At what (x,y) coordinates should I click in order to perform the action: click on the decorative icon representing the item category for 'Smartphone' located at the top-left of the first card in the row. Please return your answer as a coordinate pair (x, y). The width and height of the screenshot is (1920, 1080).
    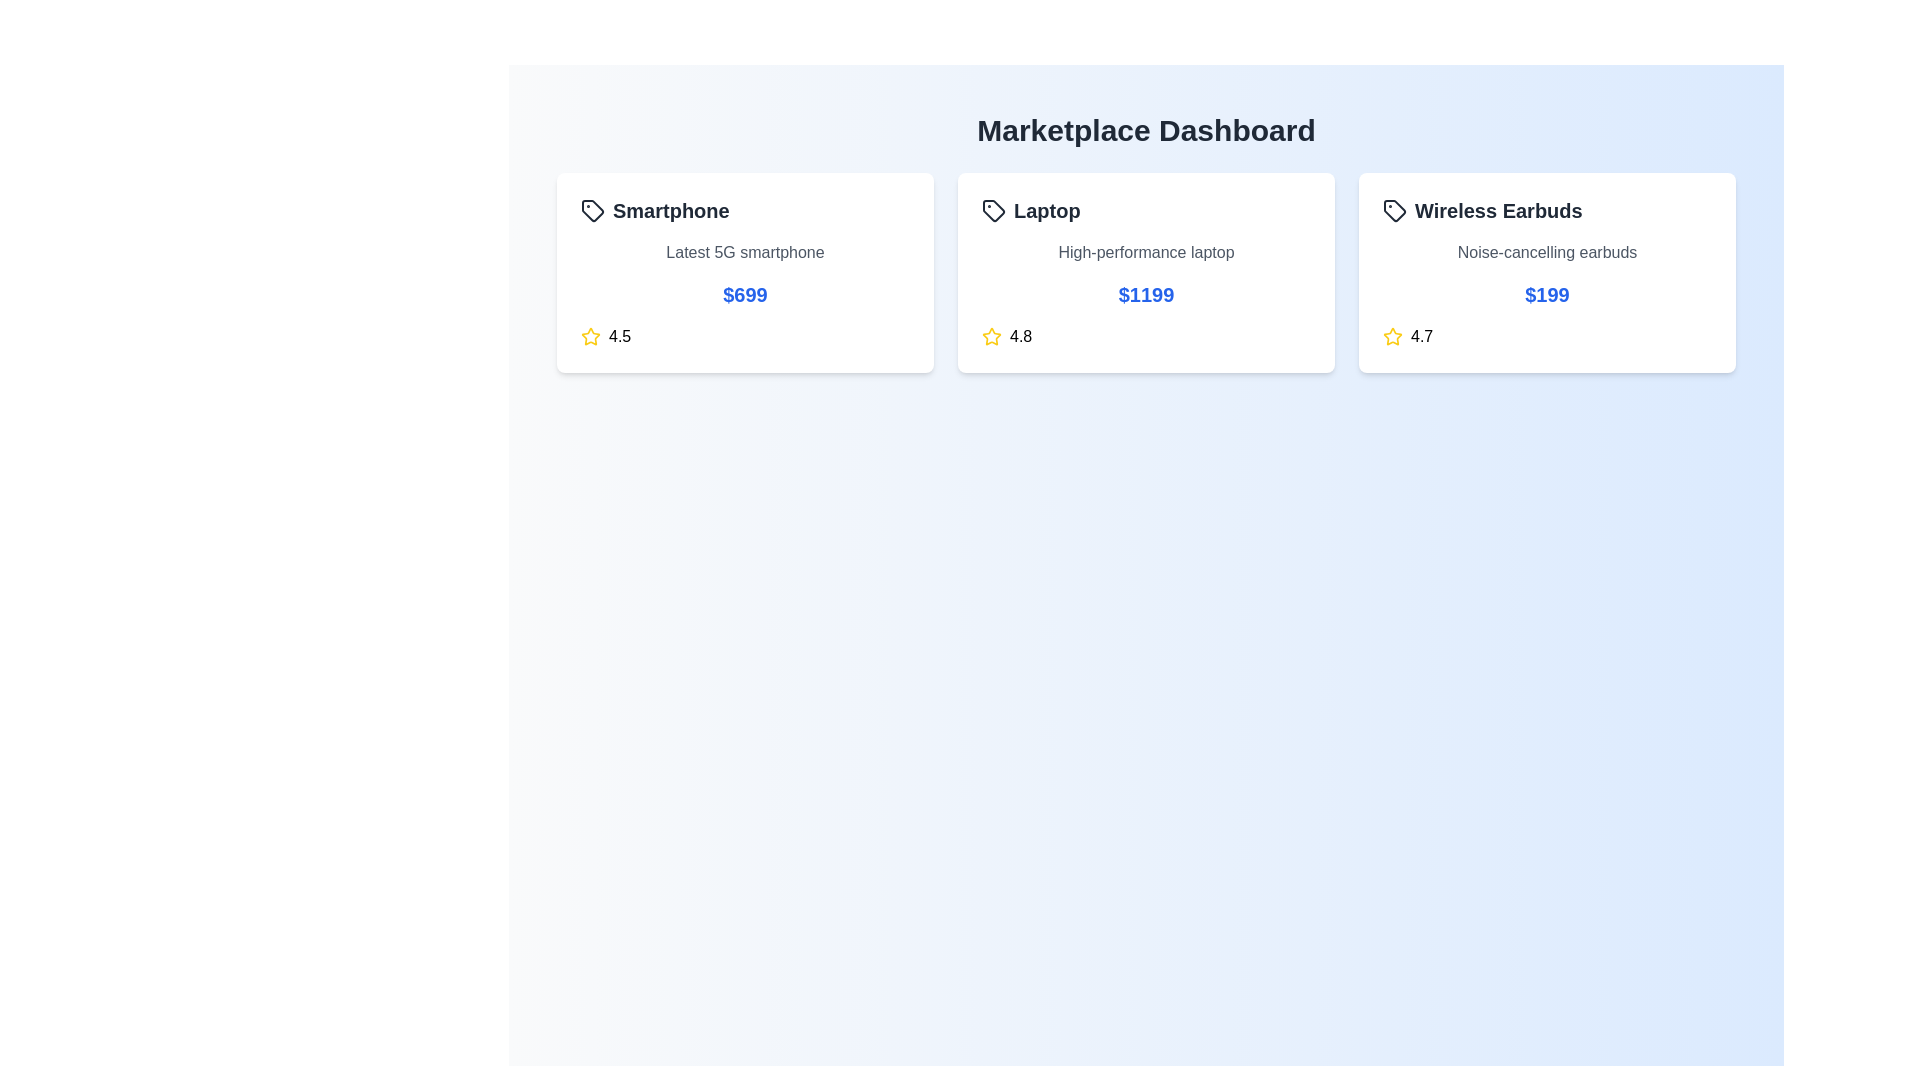
    Looking at the image, I should click on (592, 211).